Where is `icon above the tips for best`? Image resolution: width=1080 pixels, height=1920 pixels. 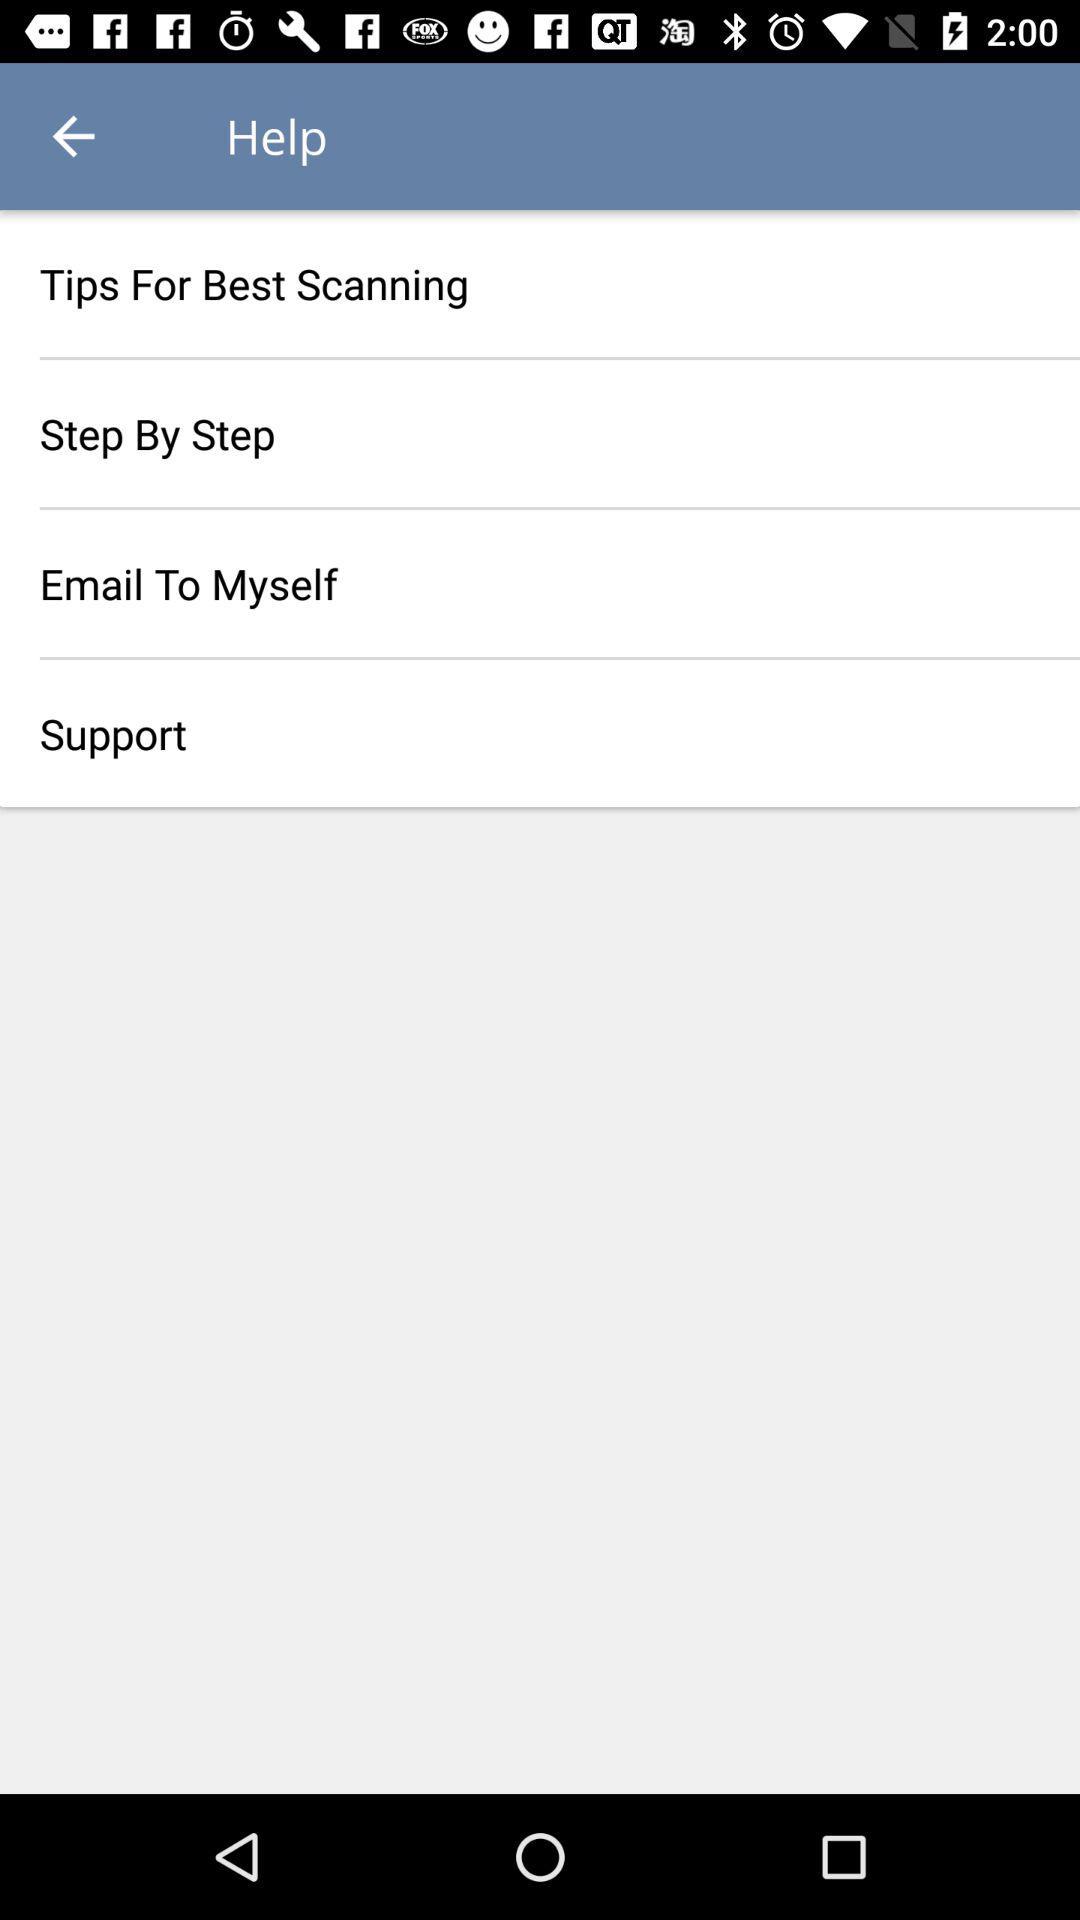 icon above the tips for best is located at coordinates (72, 135).